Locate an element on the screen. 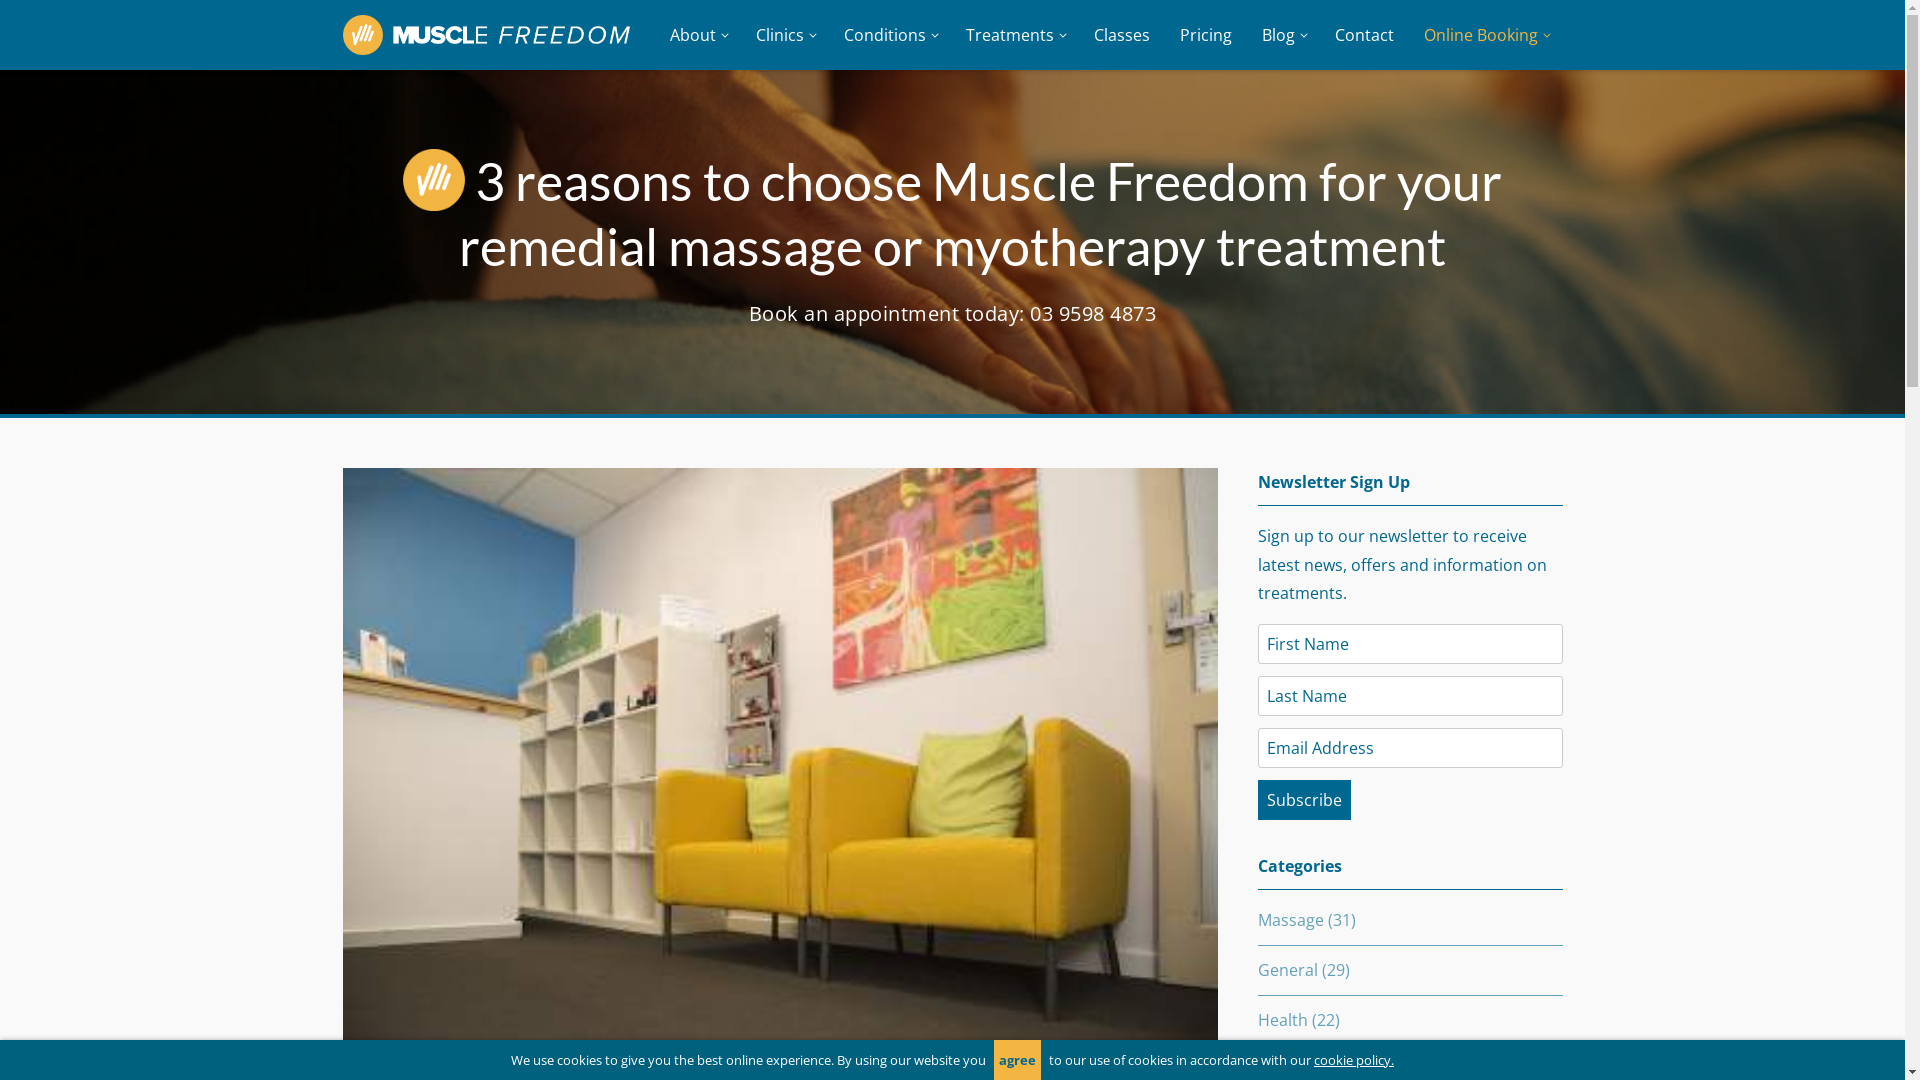 The image size is (1920, 1080). 'Classes' is located at coordinates (1121, 34).